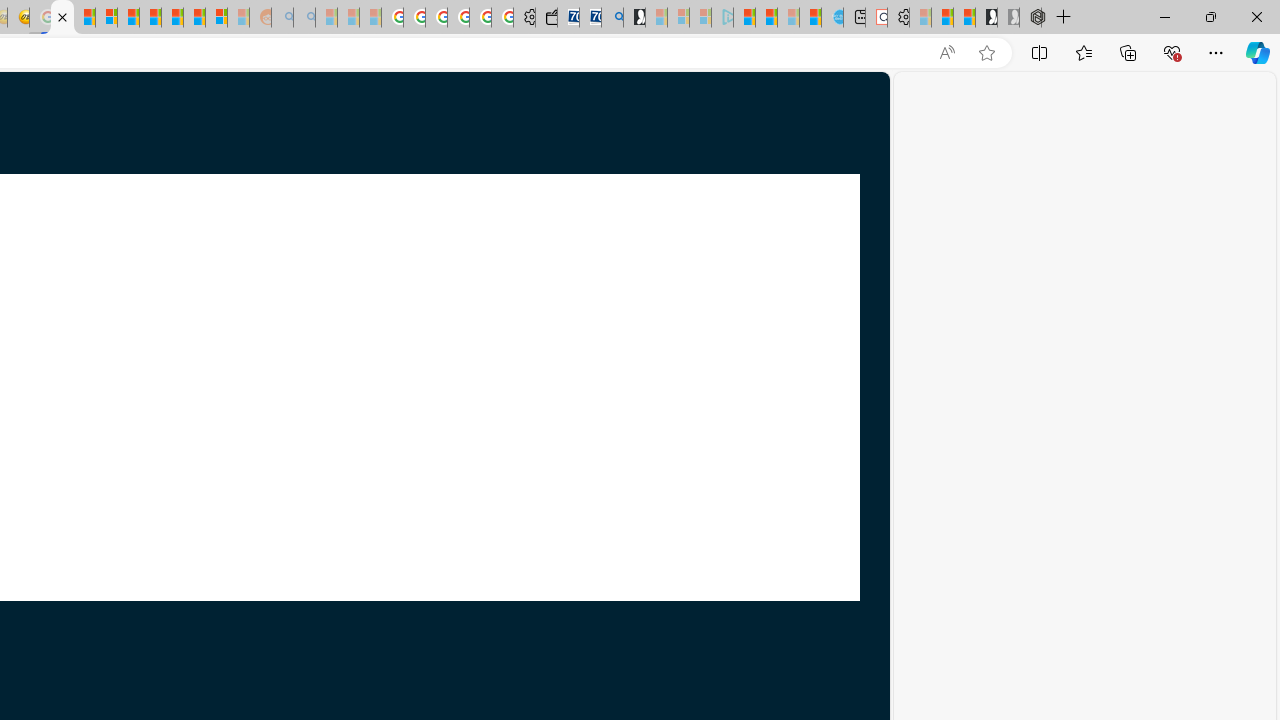 The image size is (1280, 720). I want to click on 'Home | Sky Blue Bikes - Sky Blue Bikes', so click(832, 17).